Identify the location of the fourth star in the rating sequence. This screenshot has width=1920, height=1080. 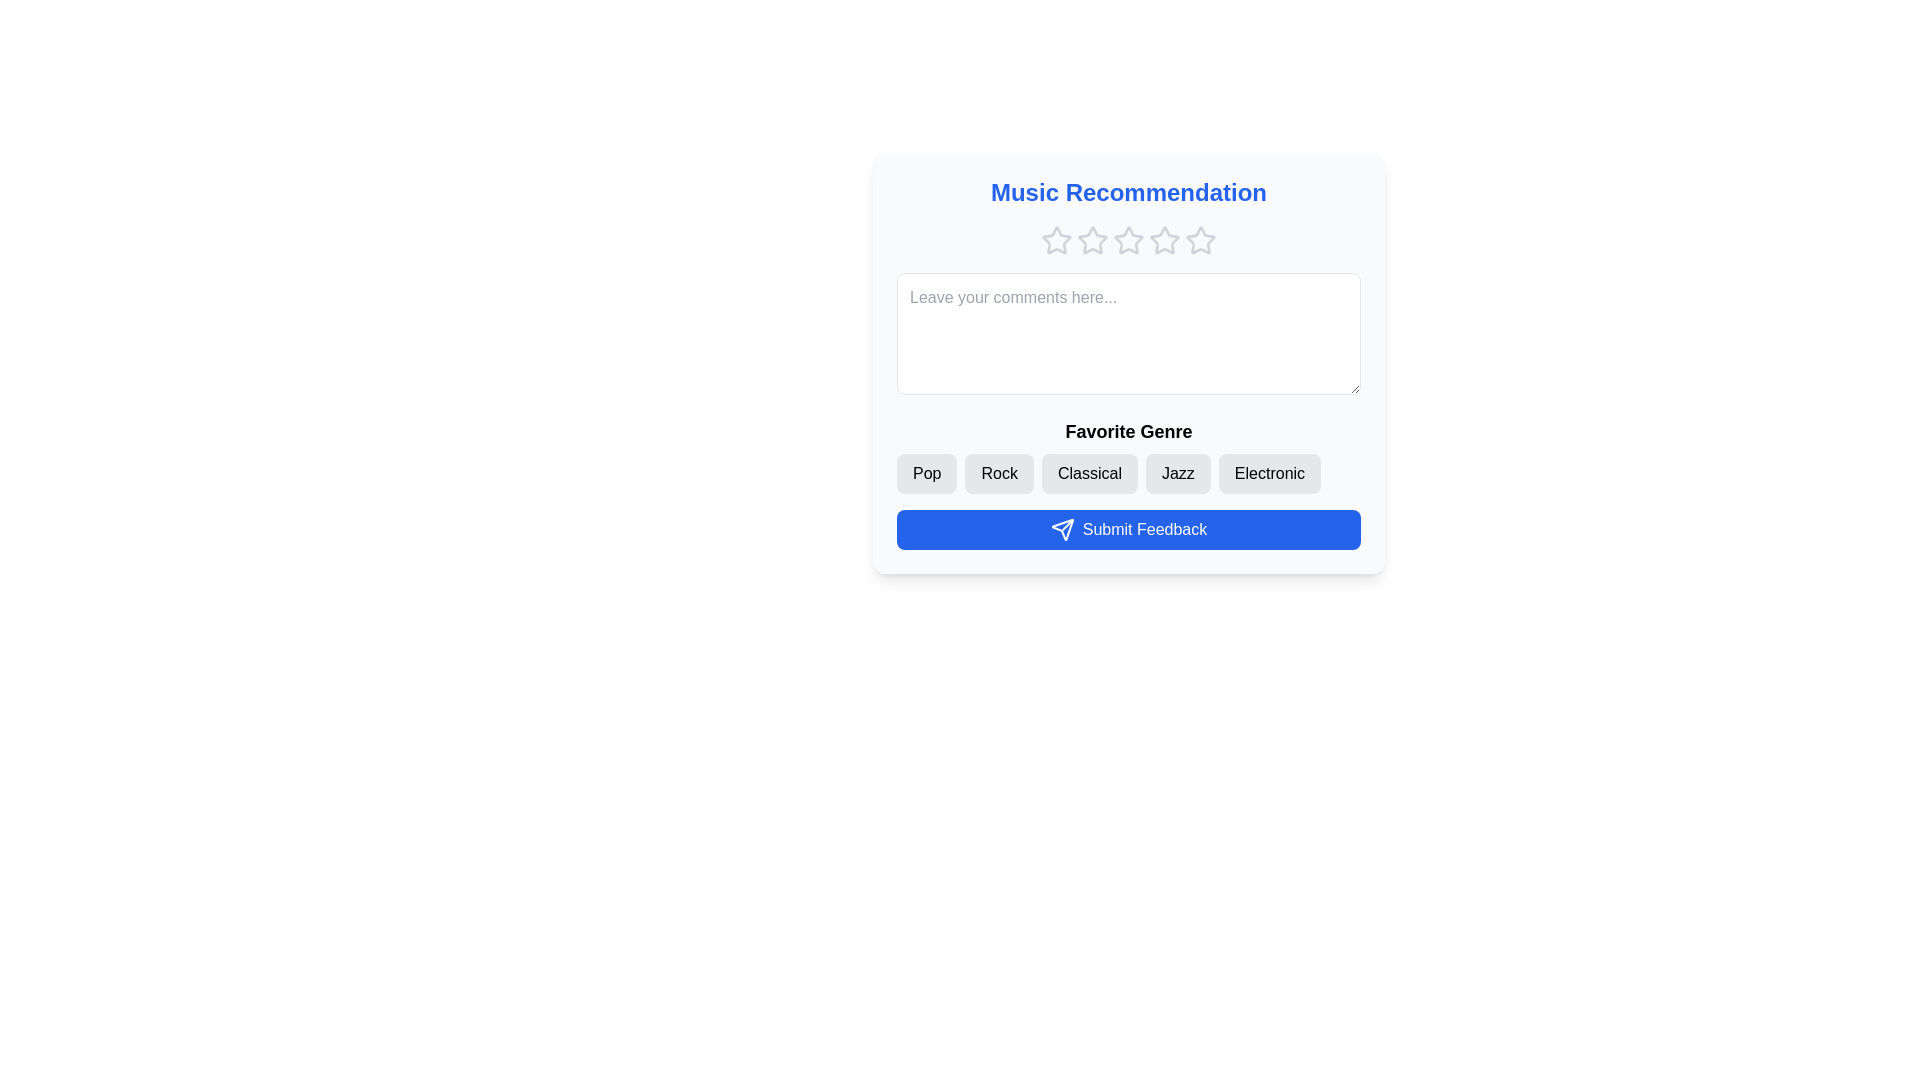
(1165, 239).